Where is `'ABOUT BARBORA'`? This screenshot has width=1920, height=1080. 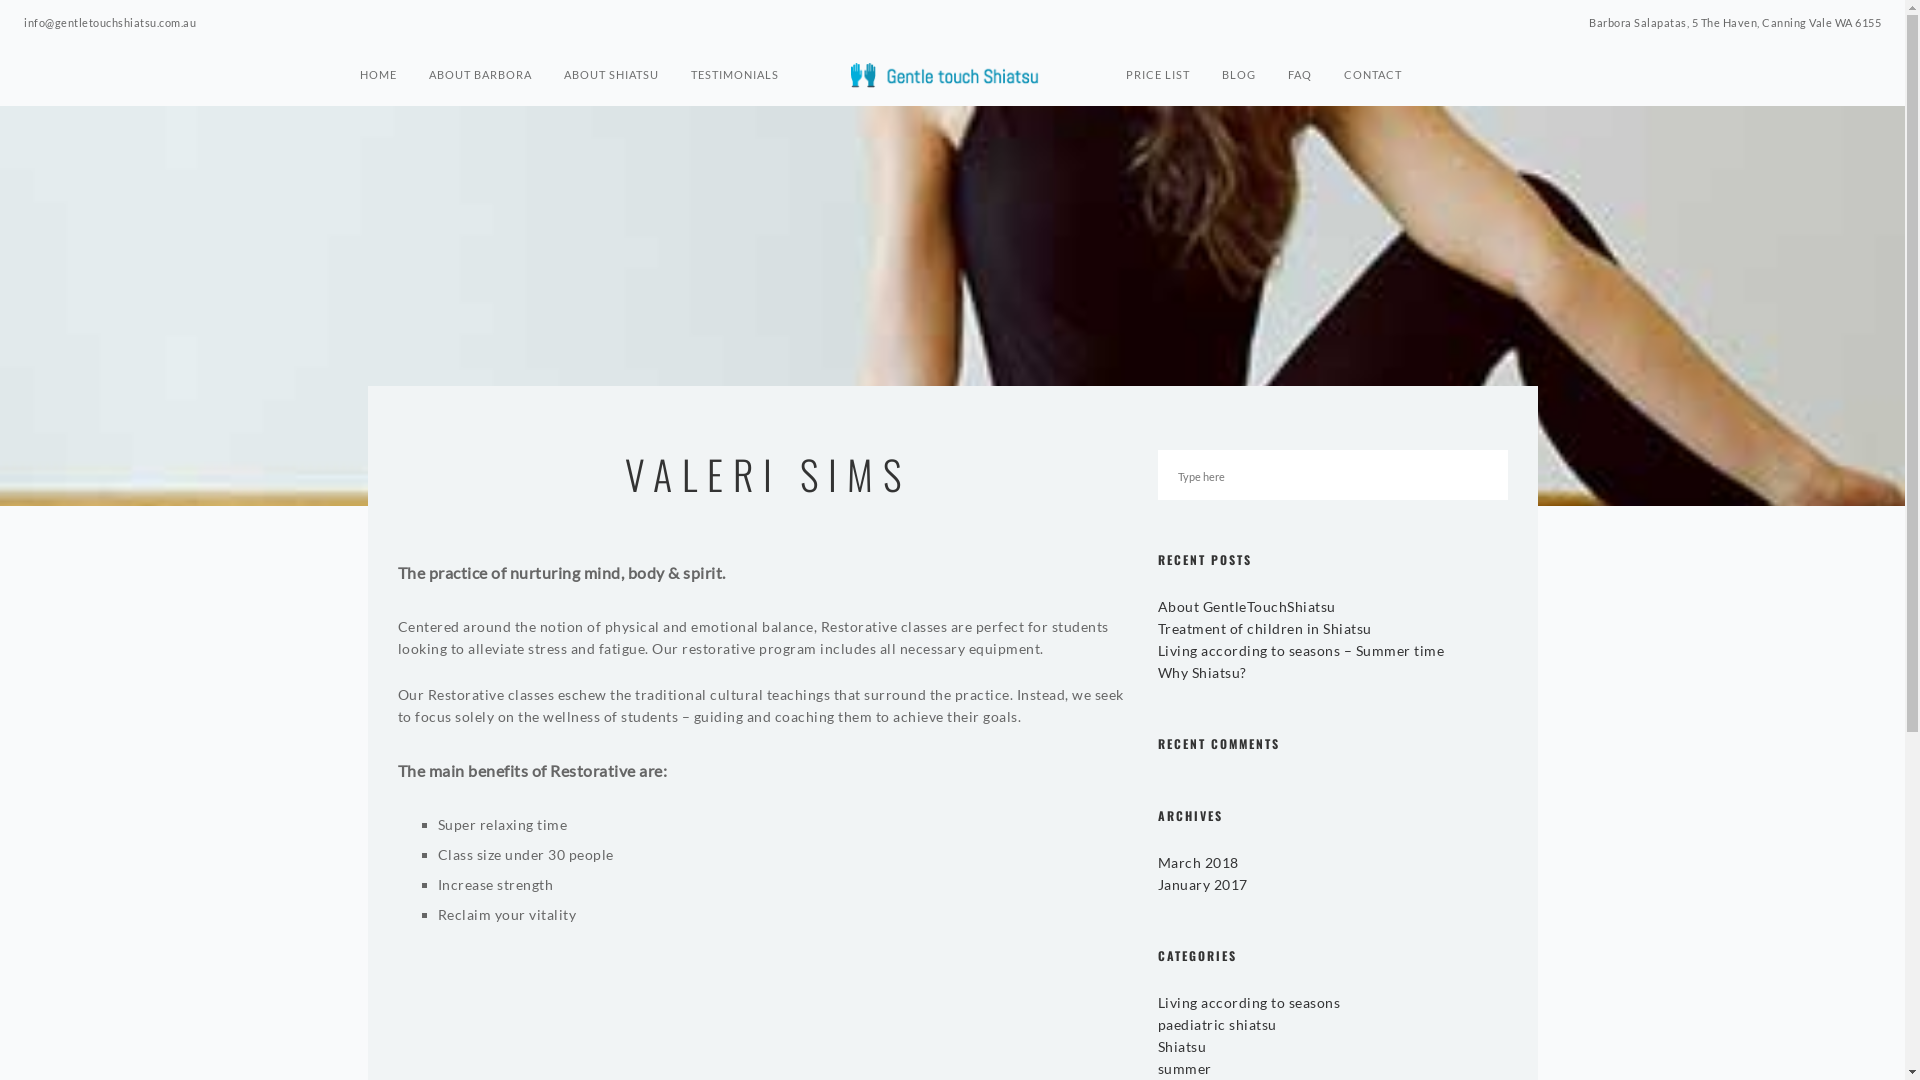 'ABOUT BARBORA' is located at coordinates (480, 75).